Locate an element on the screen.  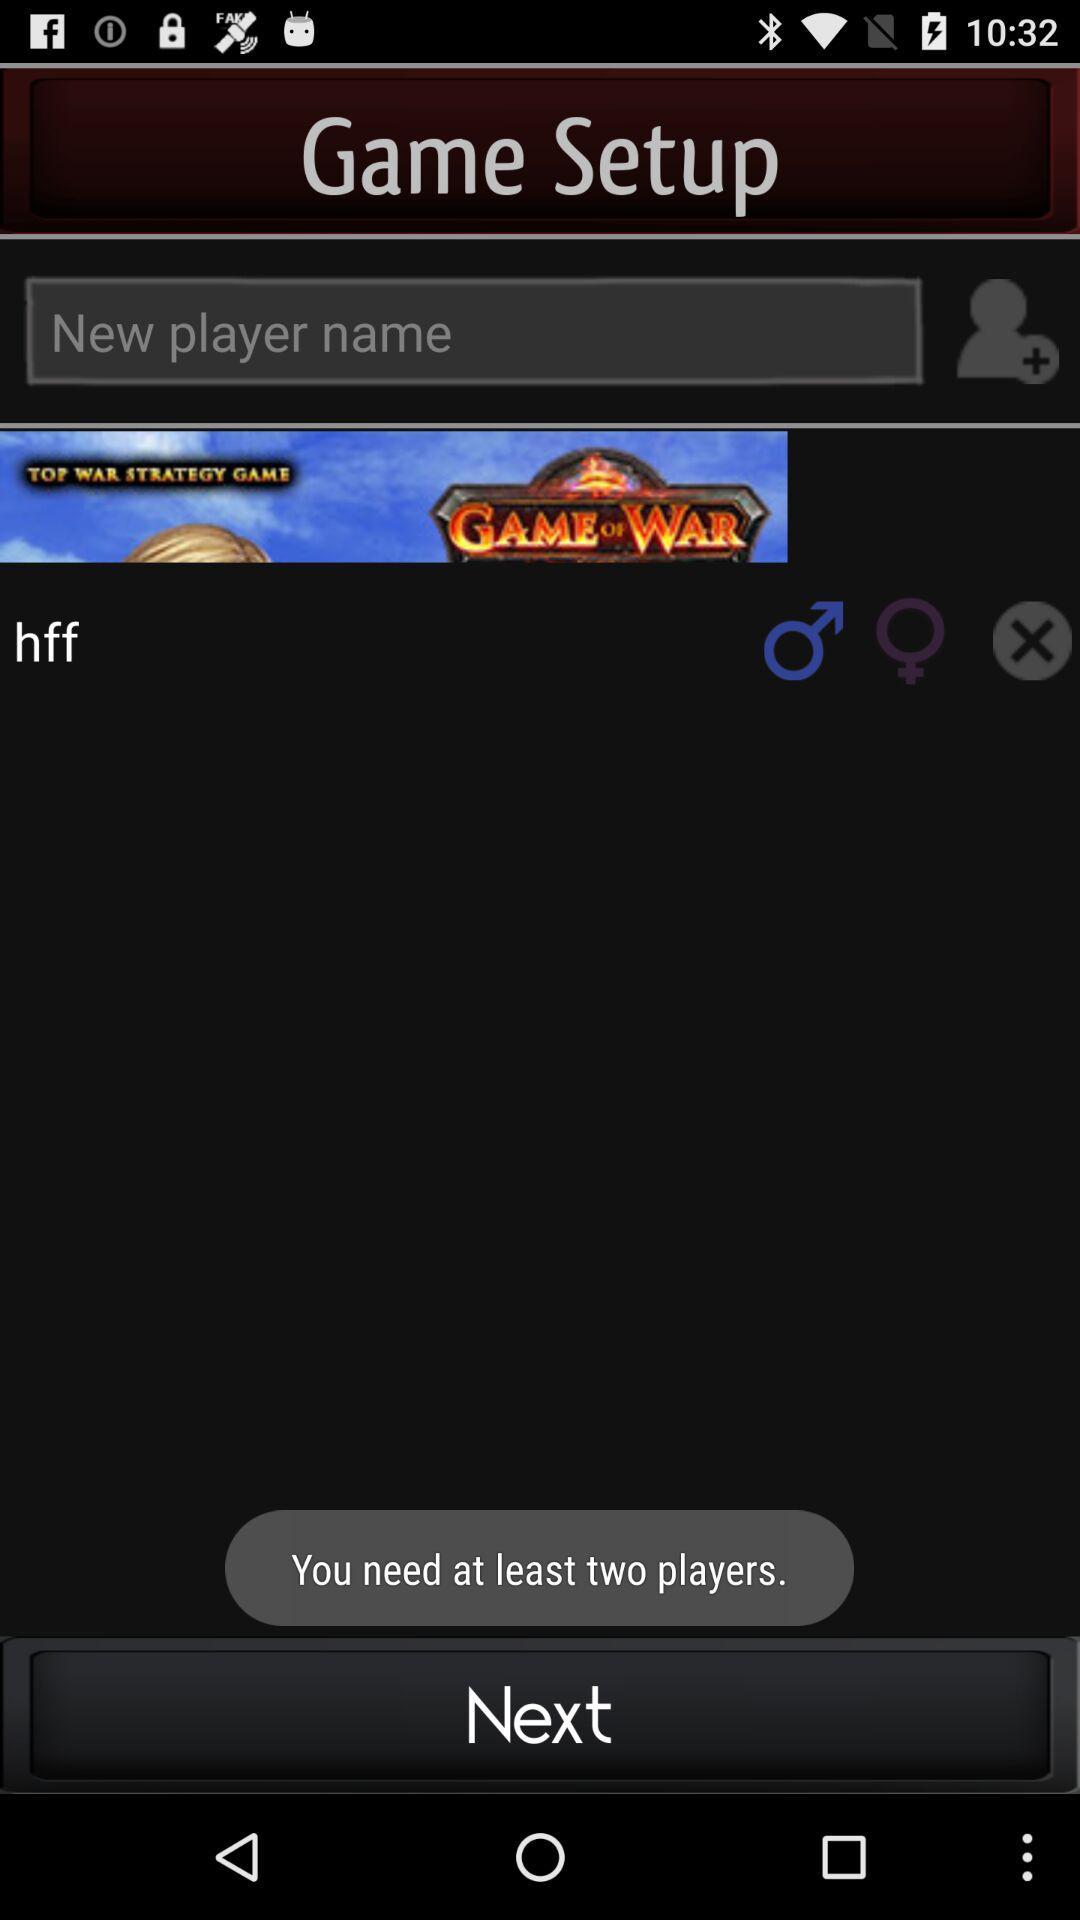
choose male is located at coordinates (802, 640).